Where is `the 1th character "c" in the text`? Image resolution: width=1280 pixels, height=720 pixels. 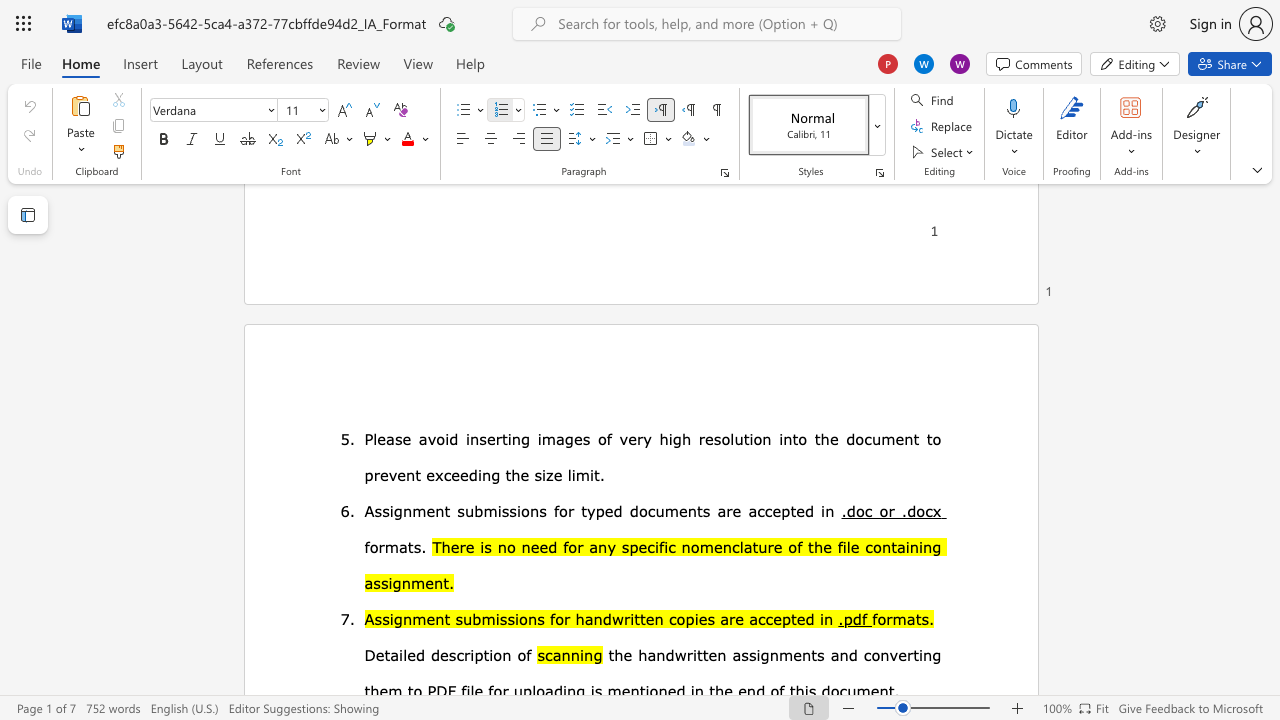
the 1th character "c" in the text is located at coordinates (446, 474).